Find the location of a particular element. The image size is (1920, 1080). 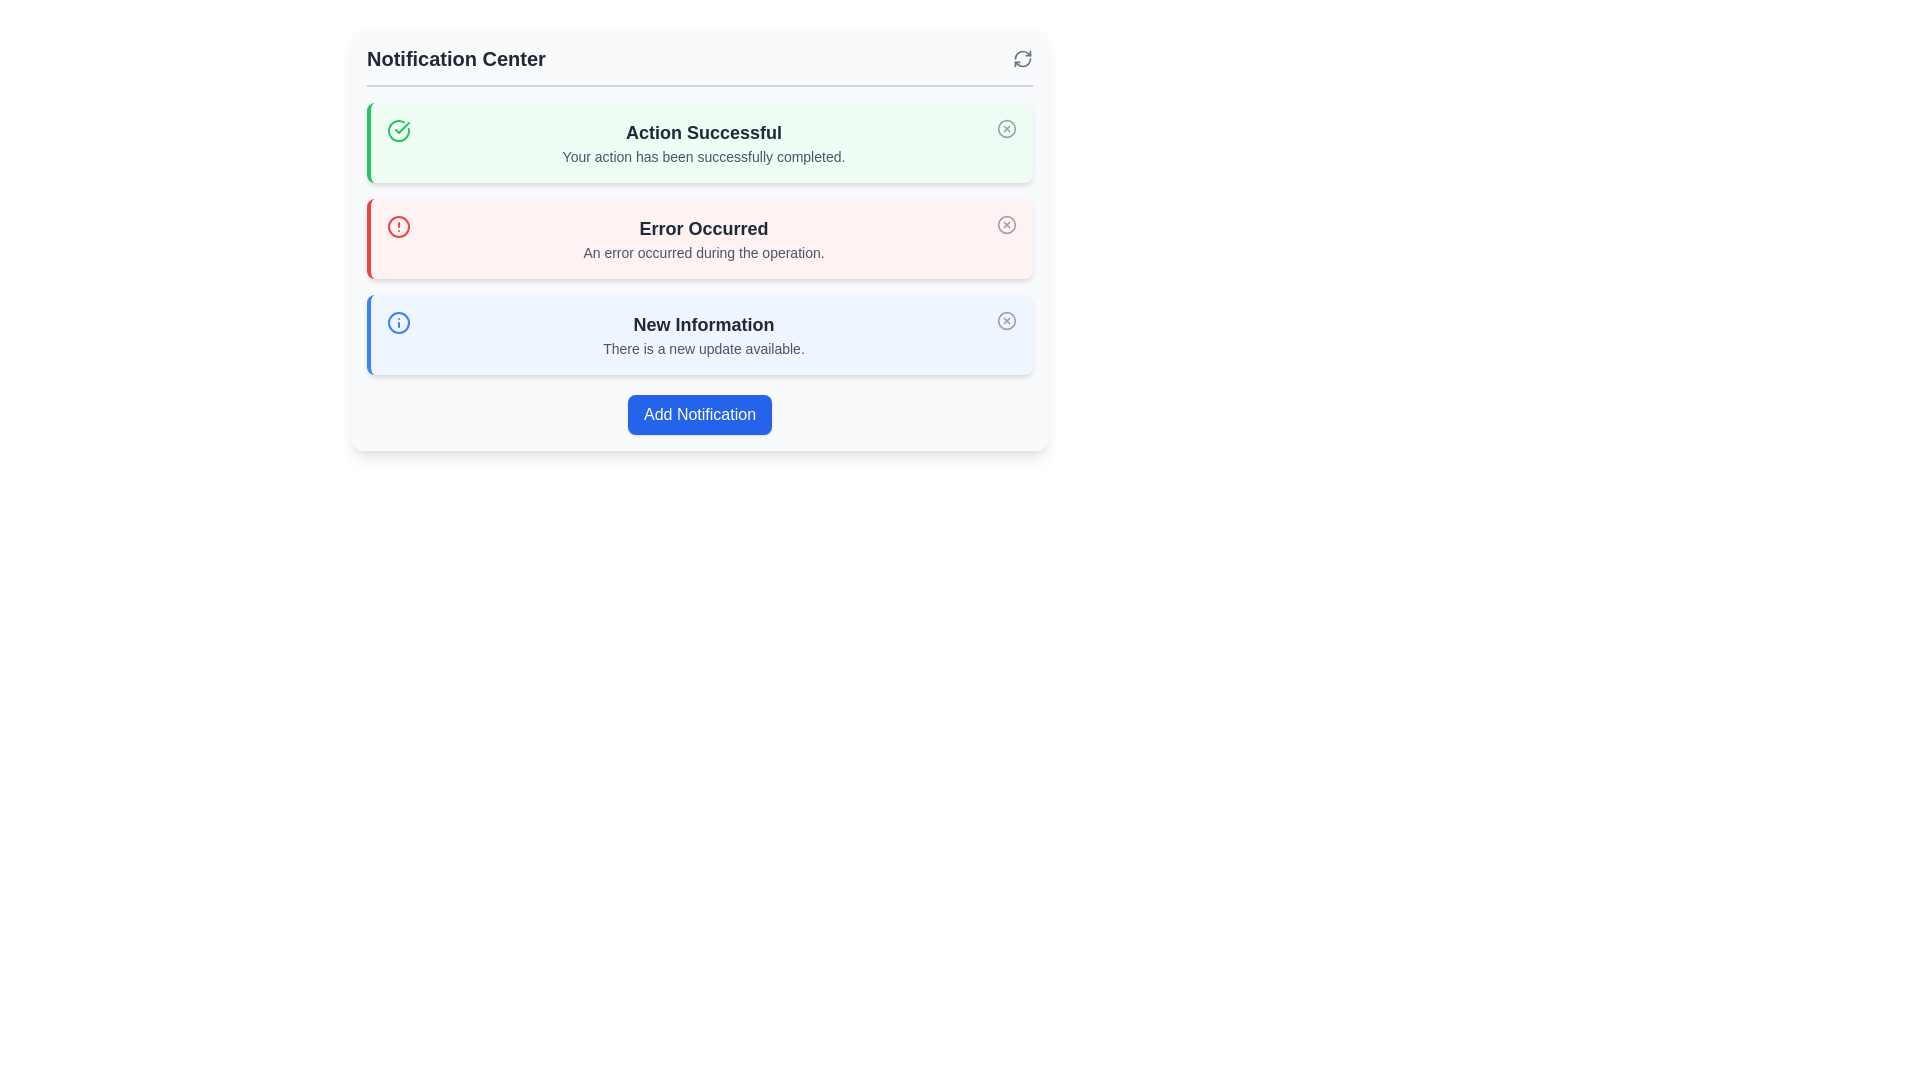

text label that provides additional information about the error state, located below the 'Error Occurred' text in the notification box is located at coordinates (704, 252).